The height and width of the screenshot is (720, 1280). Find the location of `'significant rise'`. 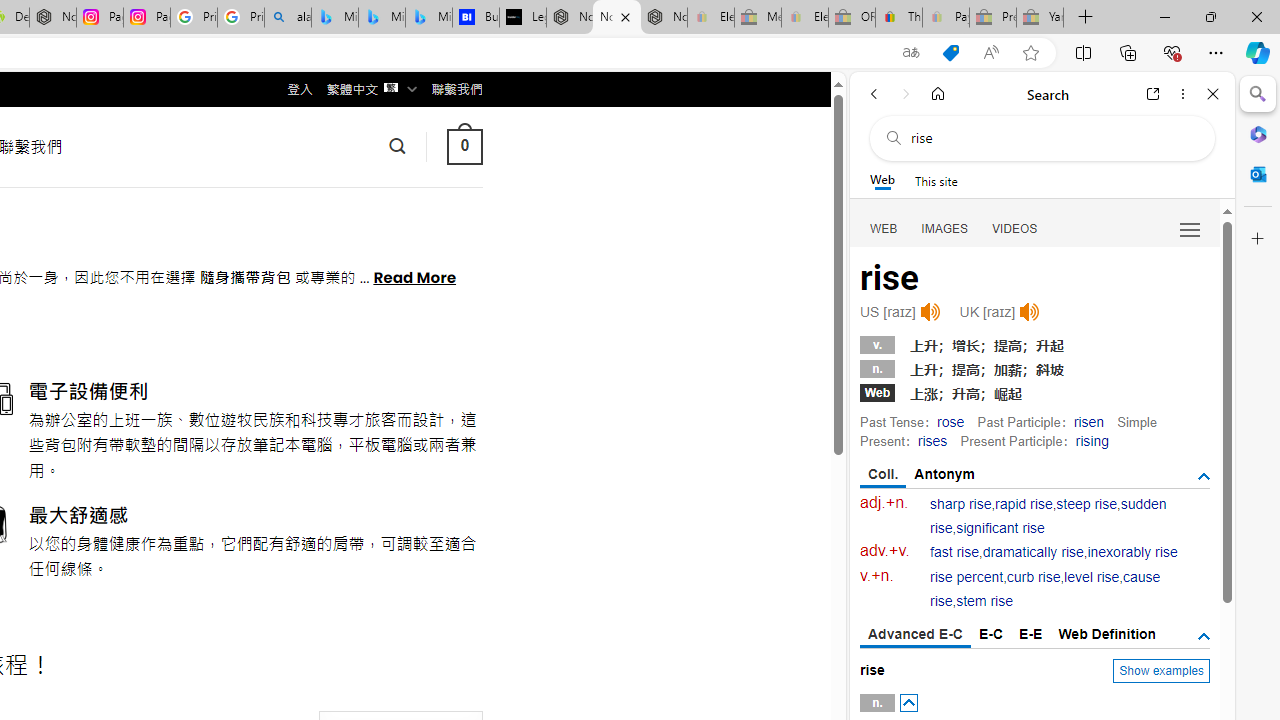

'significant rise' is located at coordinates (1000, 527).